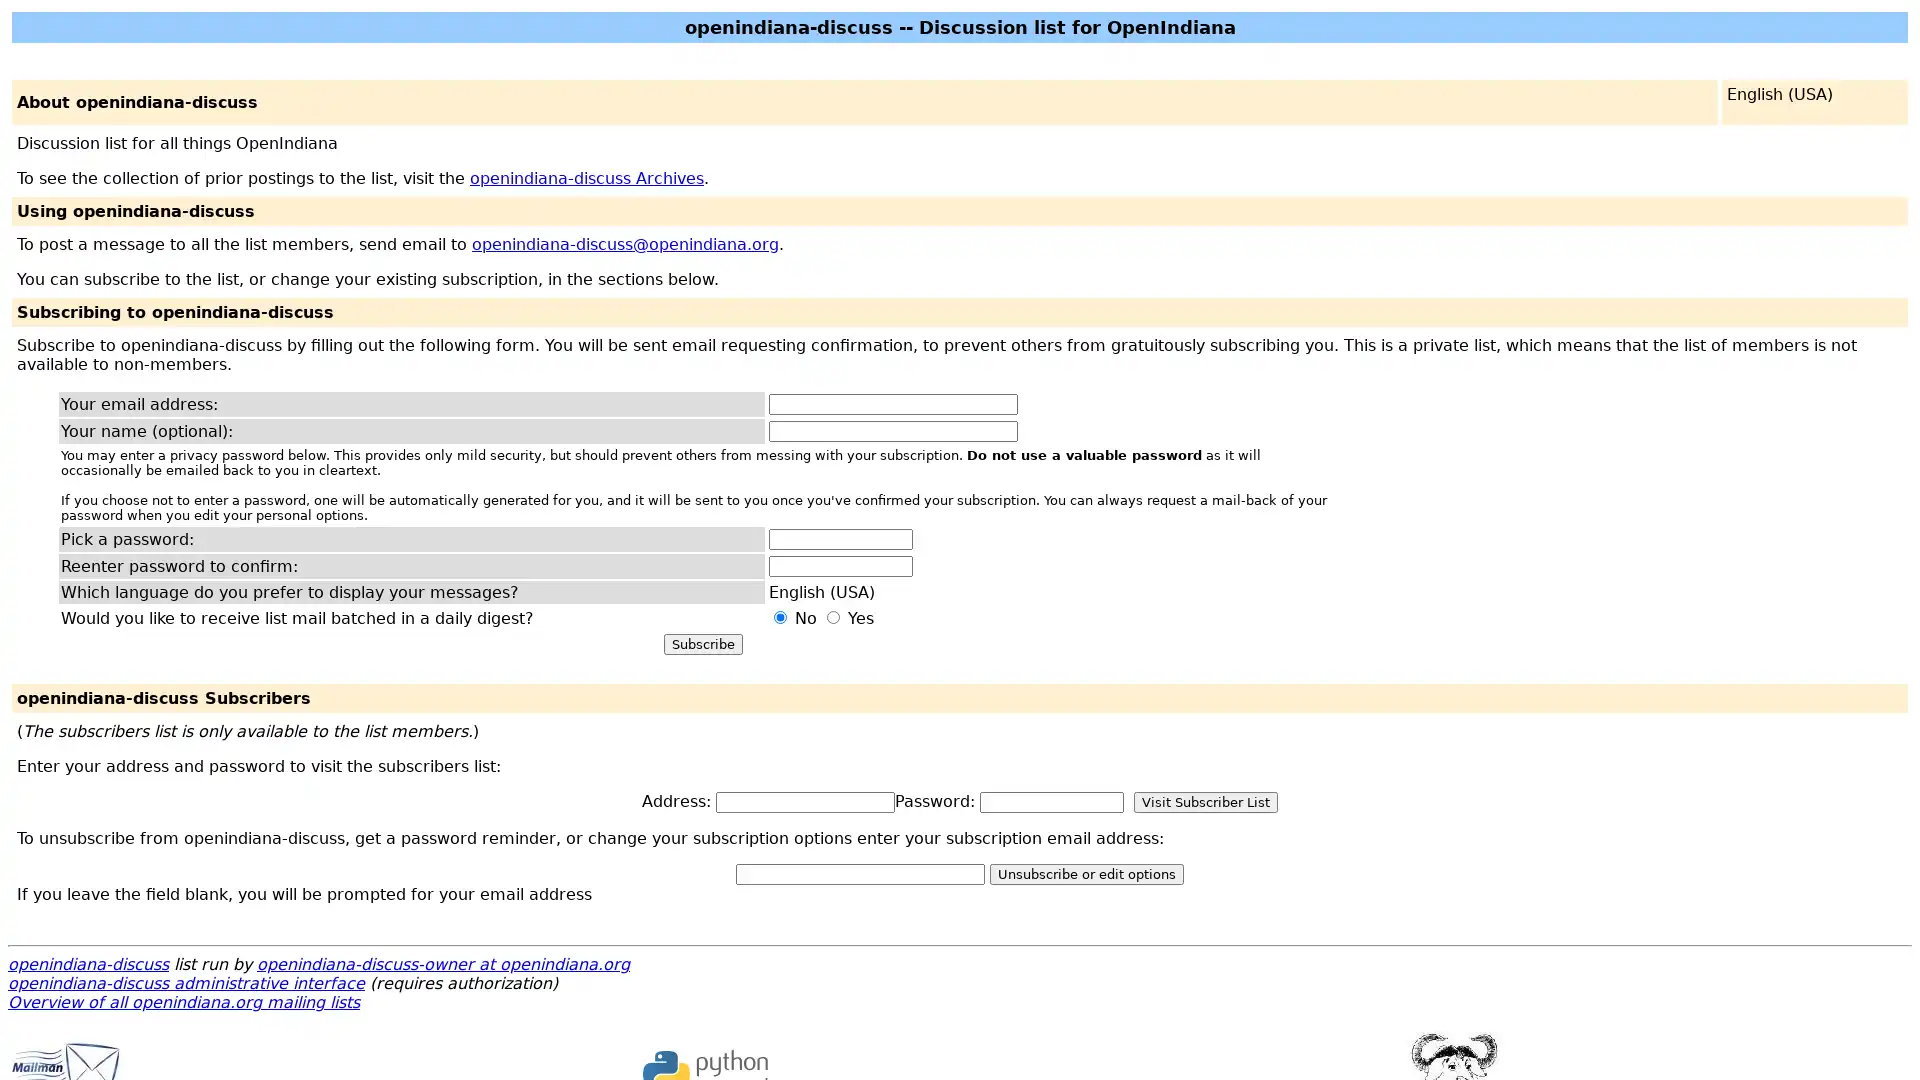 Image resolution: width=1920 pixels, height=1080 pixels. I want to click on Unsubscribe or edit options, so click(1085, 873).